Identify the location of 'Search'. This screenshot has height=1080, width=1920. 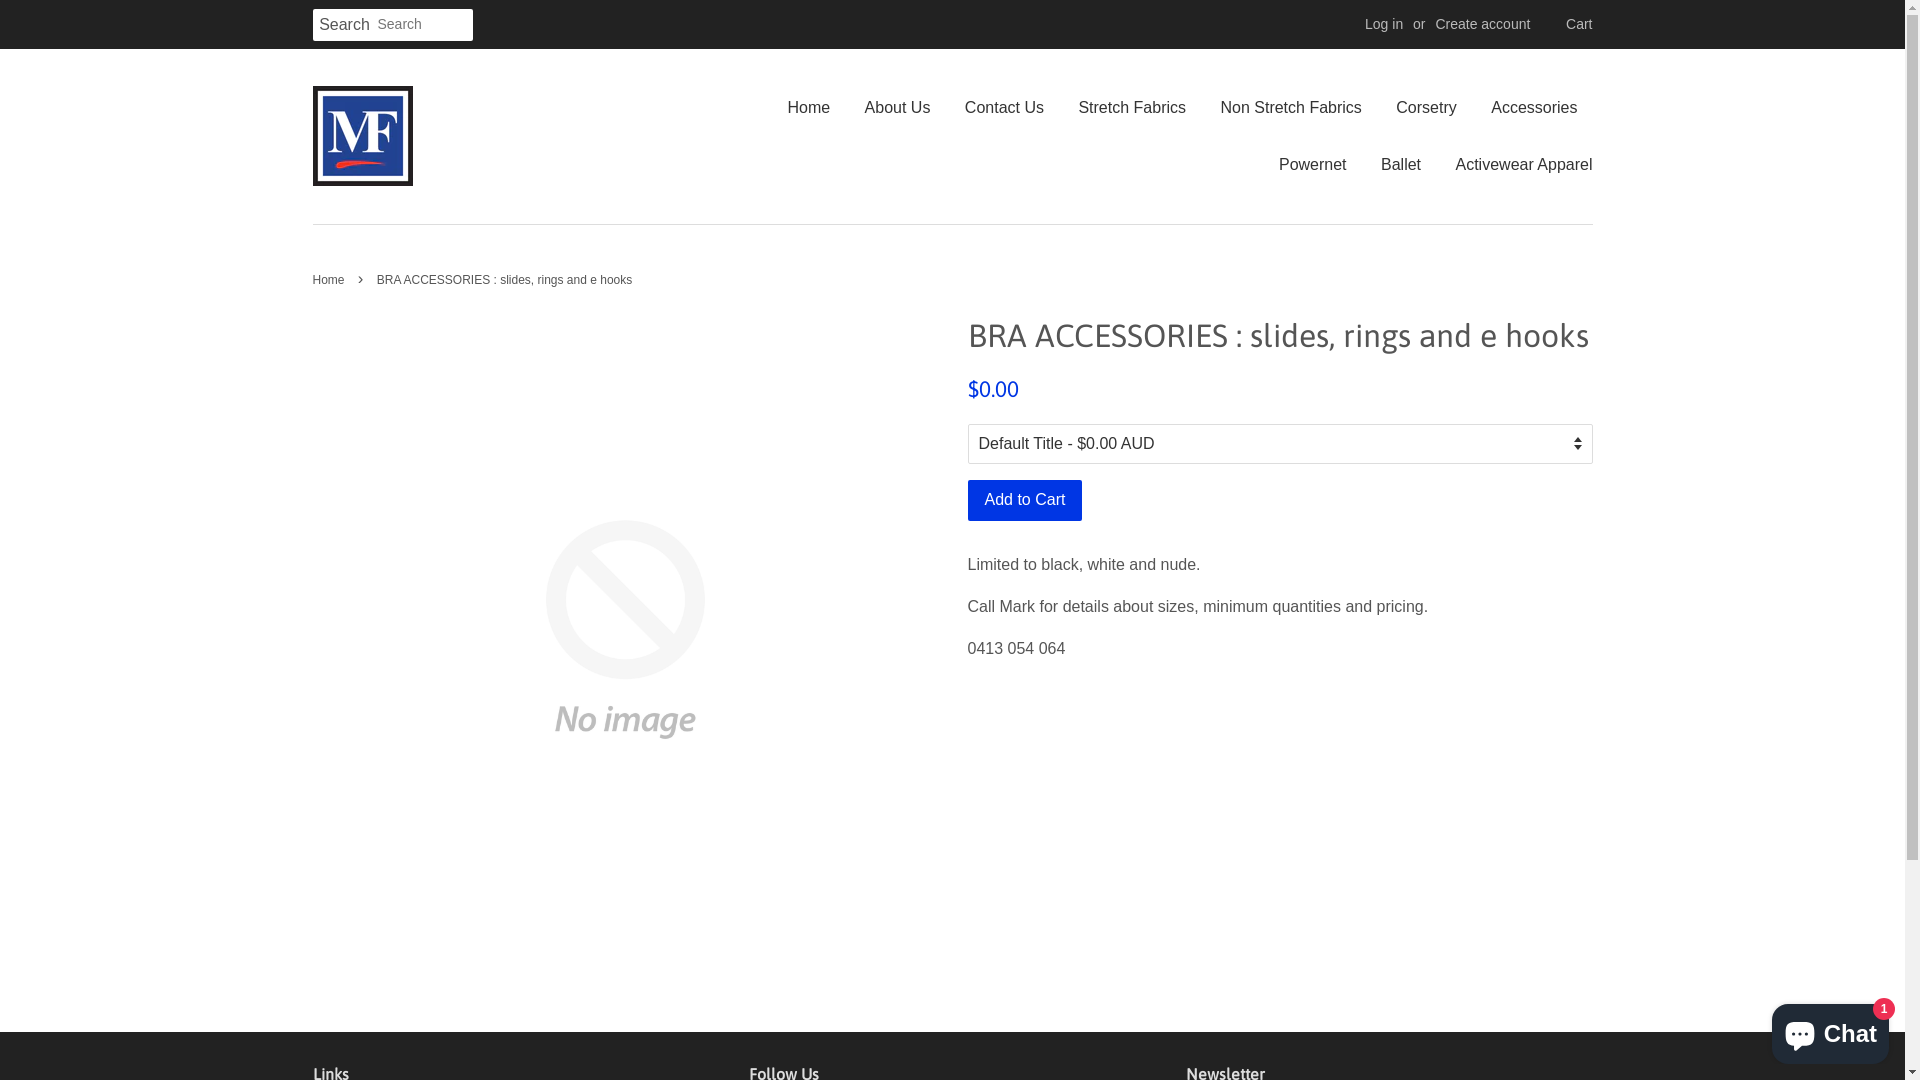
(344, 25).